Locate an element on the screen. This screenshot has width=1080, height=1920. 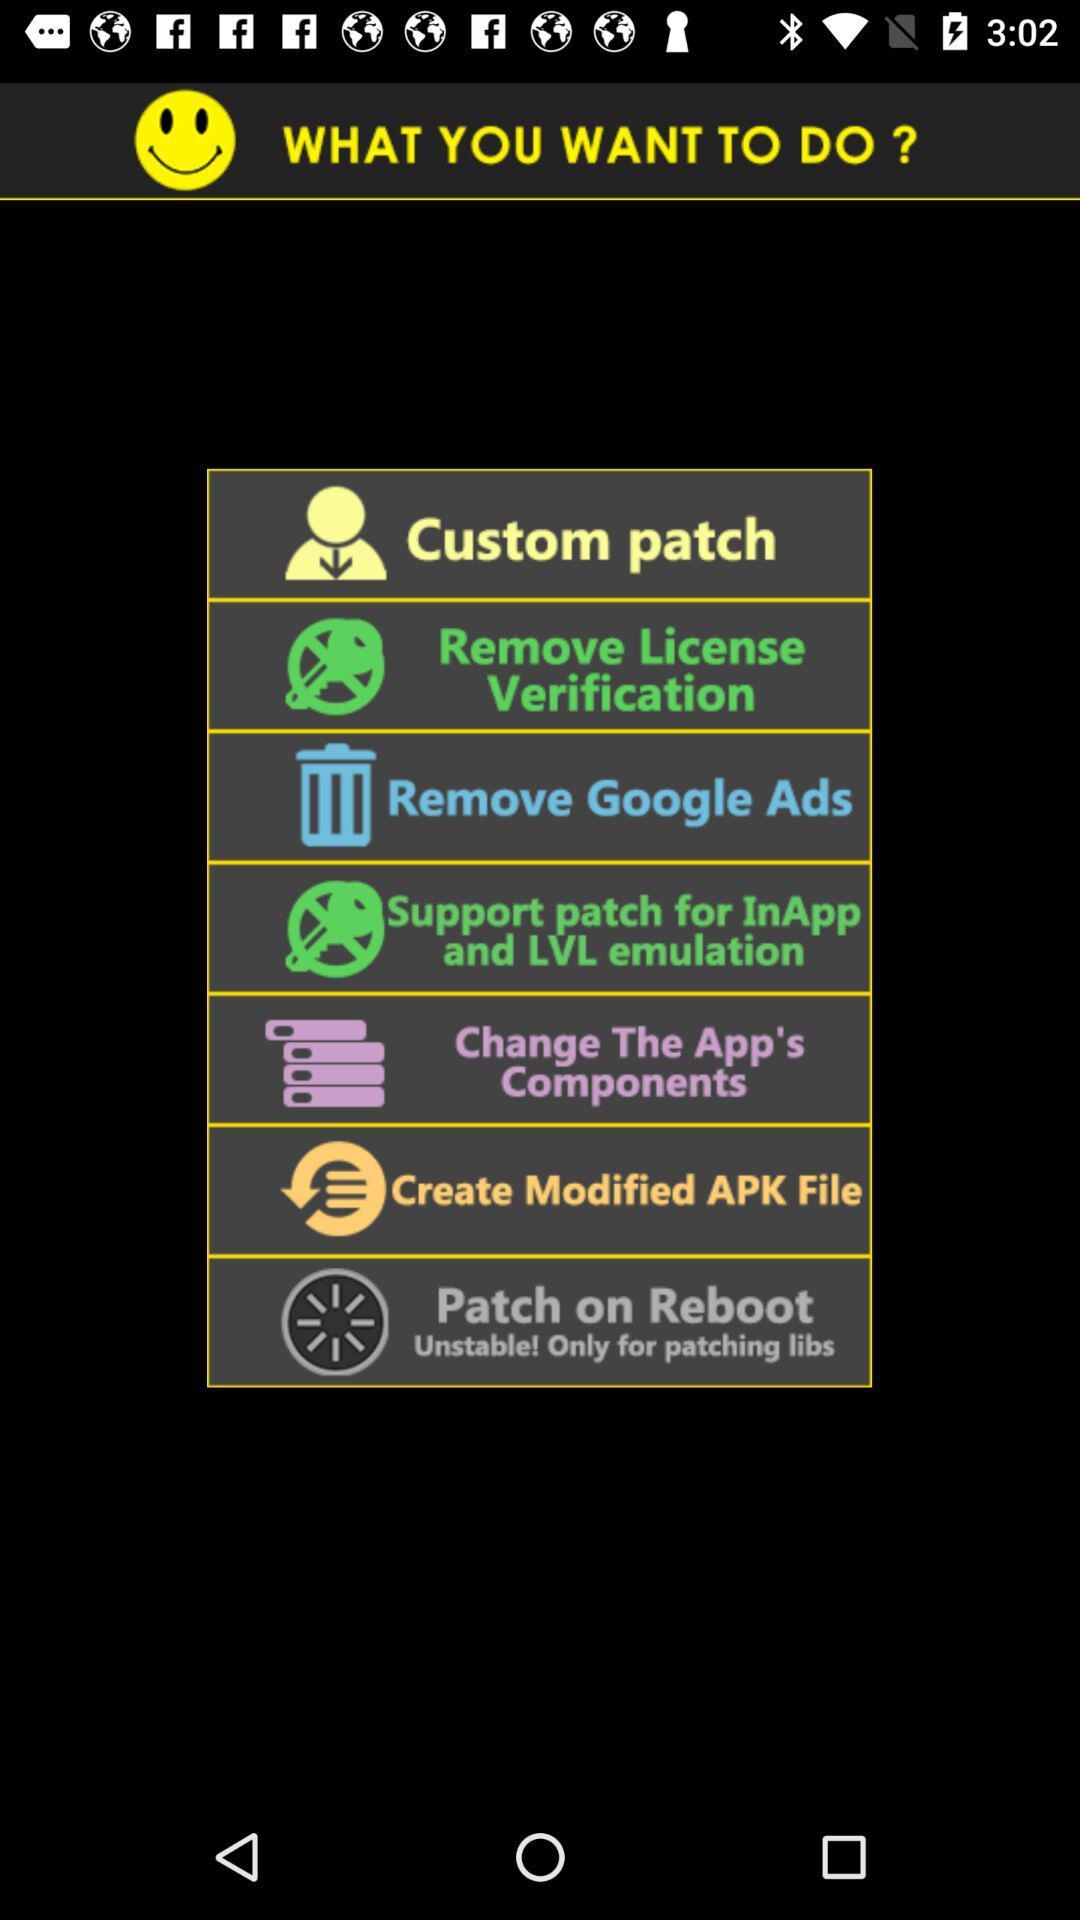
click on custom patch is located at coordinates (538, 534).